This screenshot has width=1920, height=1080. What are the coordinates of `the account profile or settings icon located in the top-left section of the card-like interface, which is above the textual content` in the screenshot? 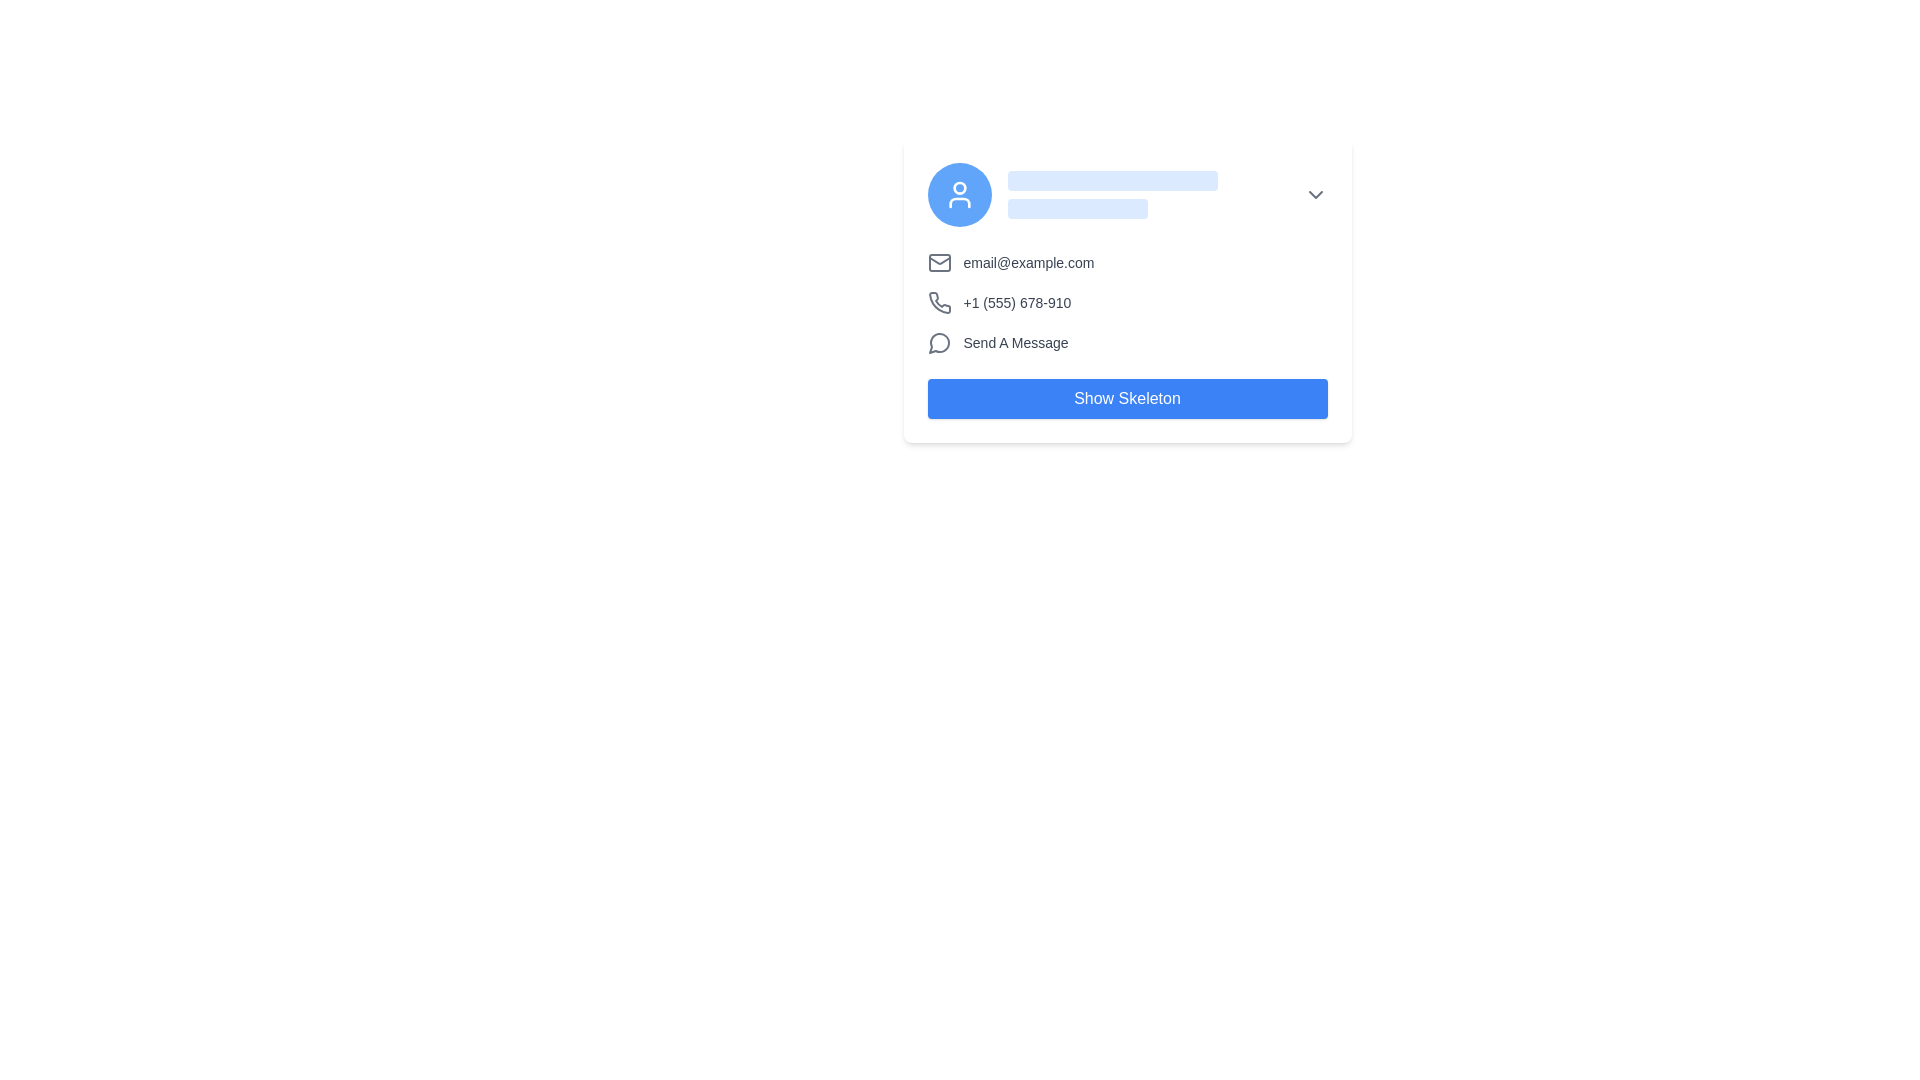 It's located at (958, 195).